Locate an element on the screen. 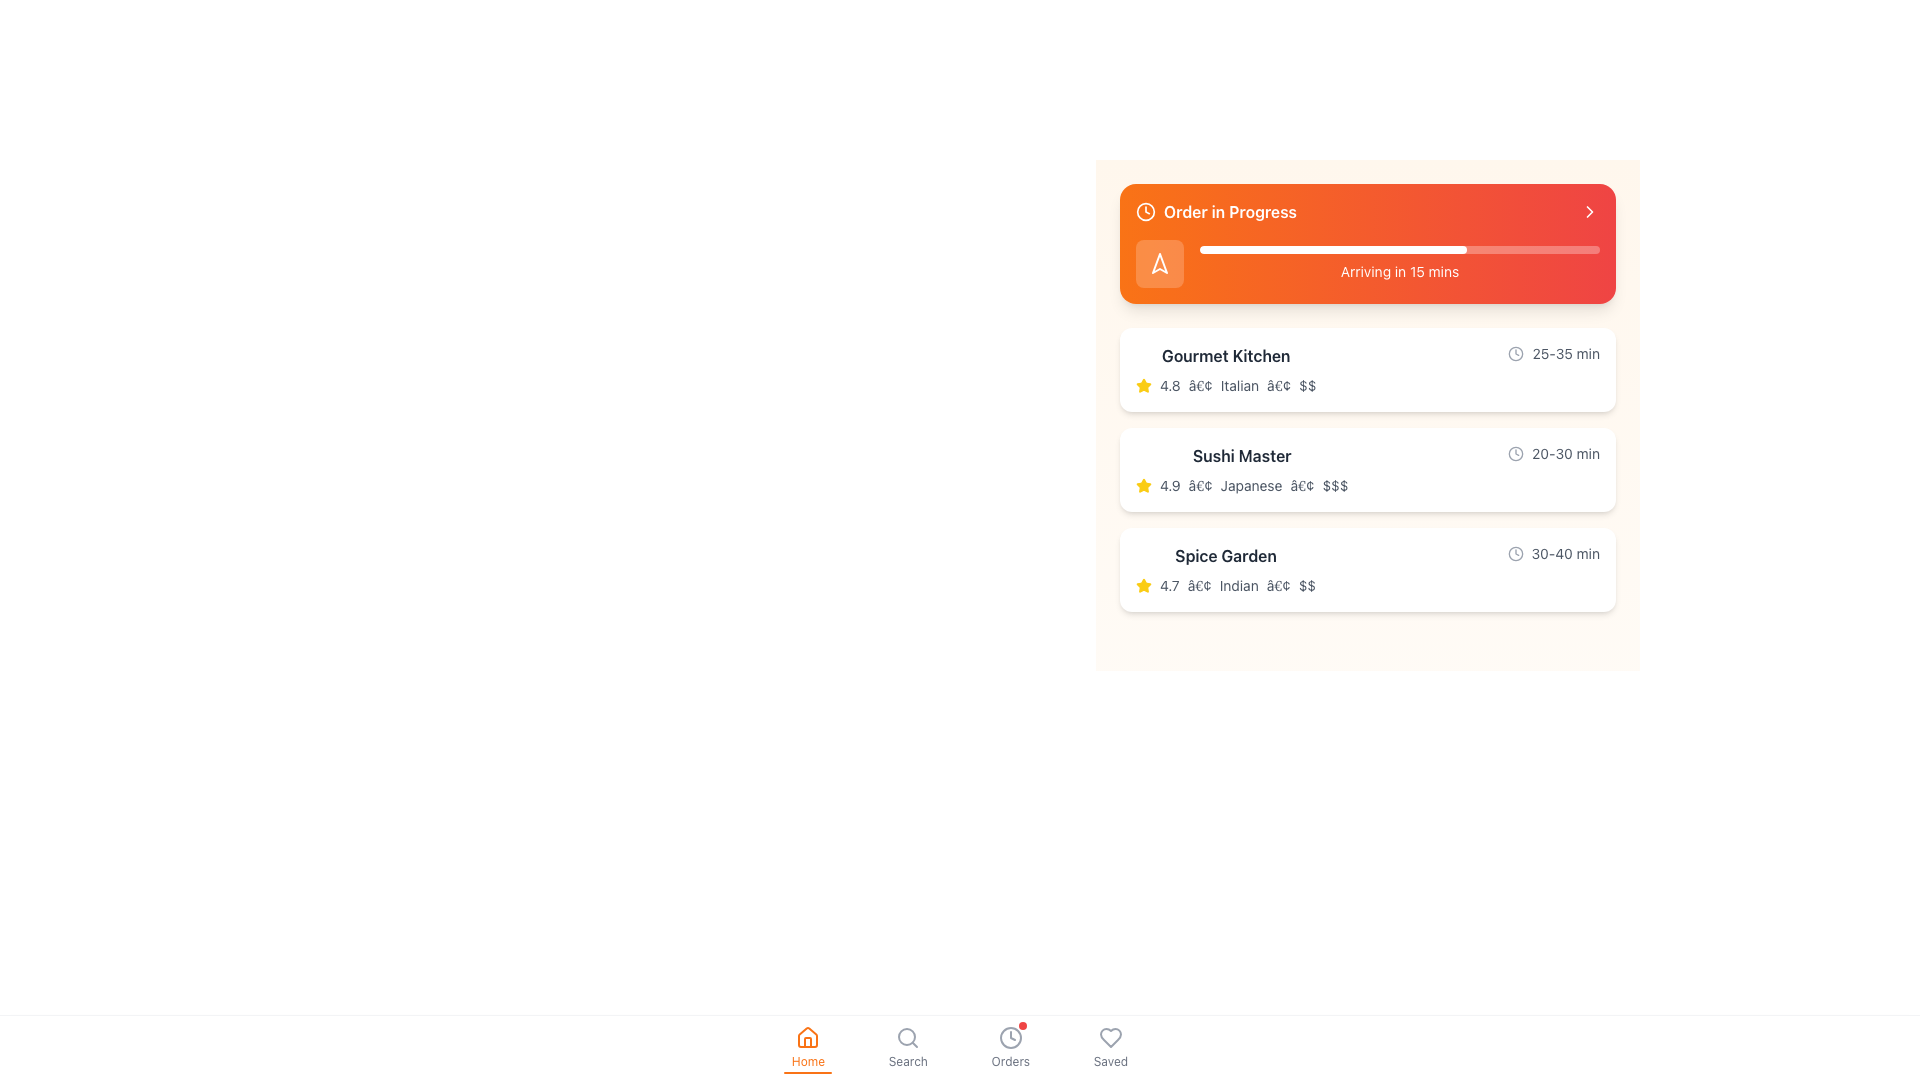 The image size is (1920, 1080). the restaurant textual section labeled 'Sushi Master', which includes the rating, cuisine type, and price range is located at coordinates (1241, 470).